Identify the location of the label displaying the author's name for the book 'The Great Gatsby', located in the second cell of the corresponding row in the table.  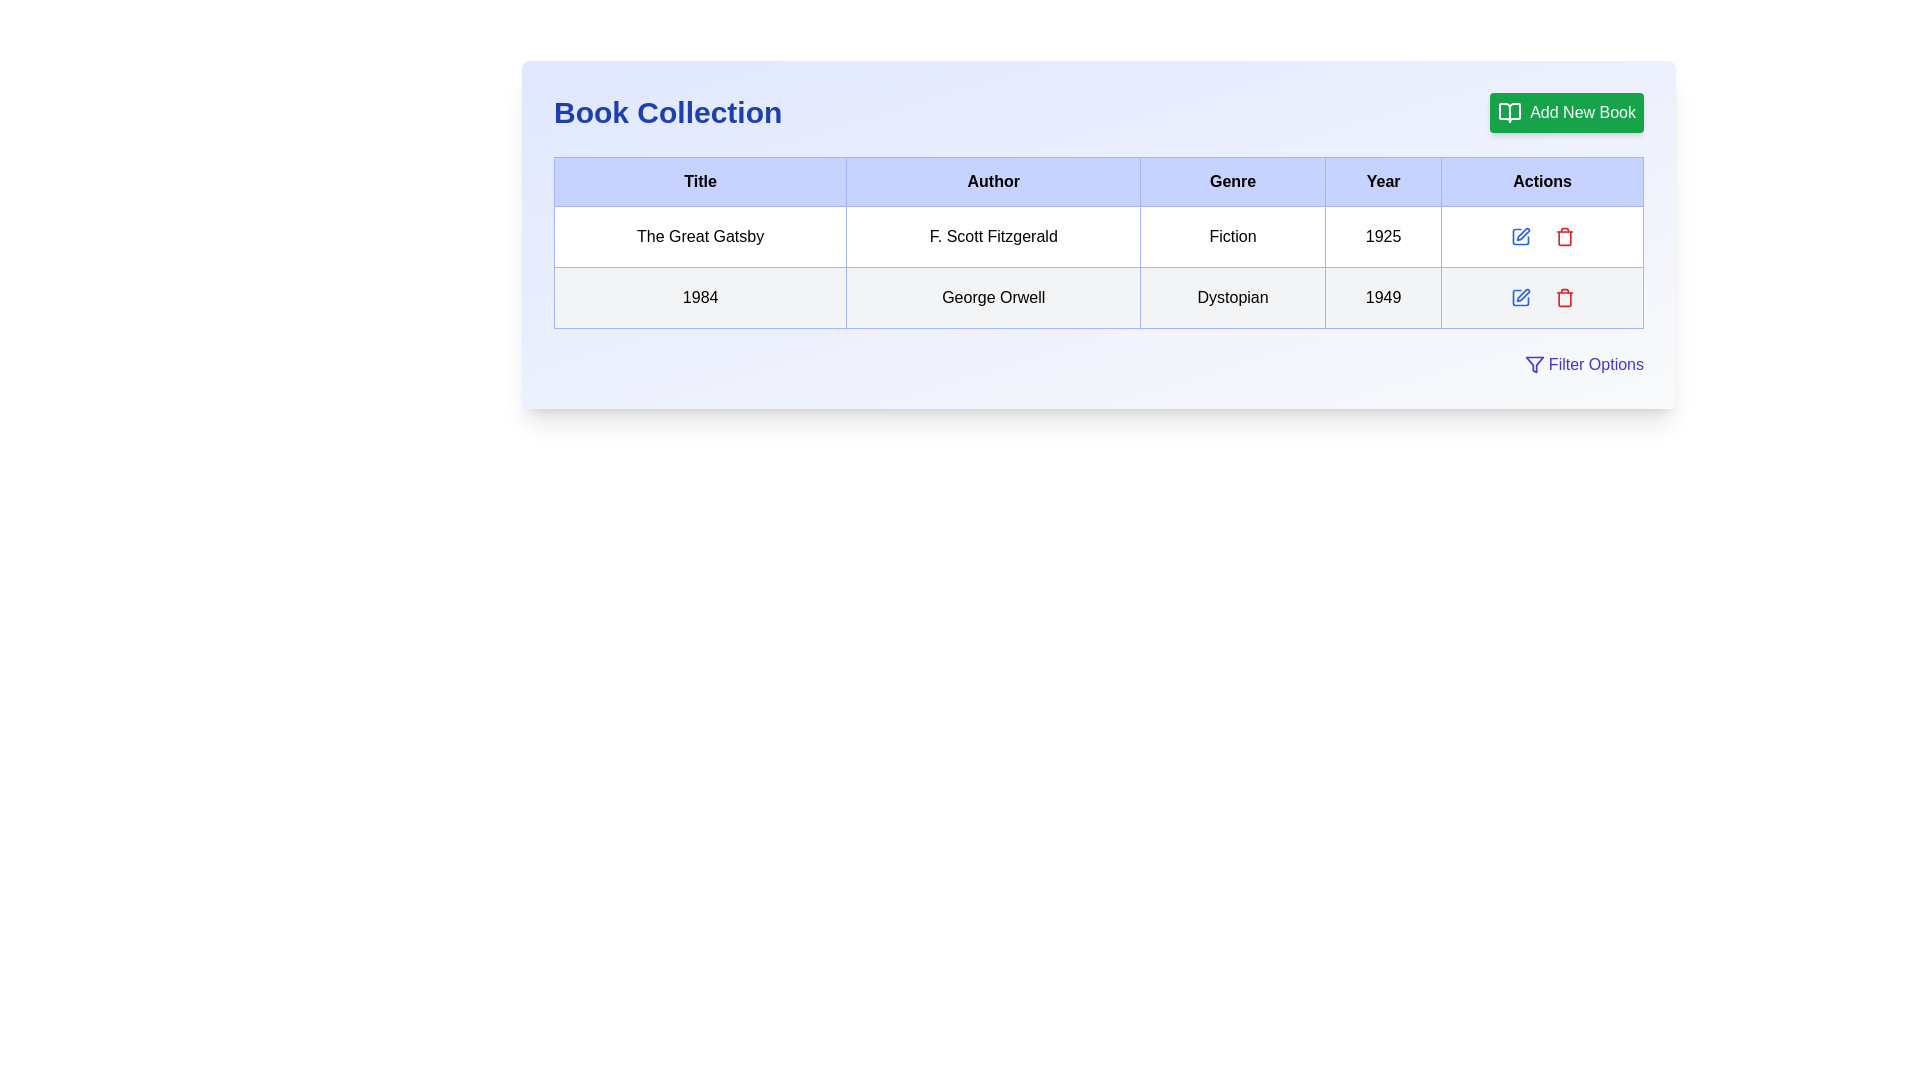
(993, 235).